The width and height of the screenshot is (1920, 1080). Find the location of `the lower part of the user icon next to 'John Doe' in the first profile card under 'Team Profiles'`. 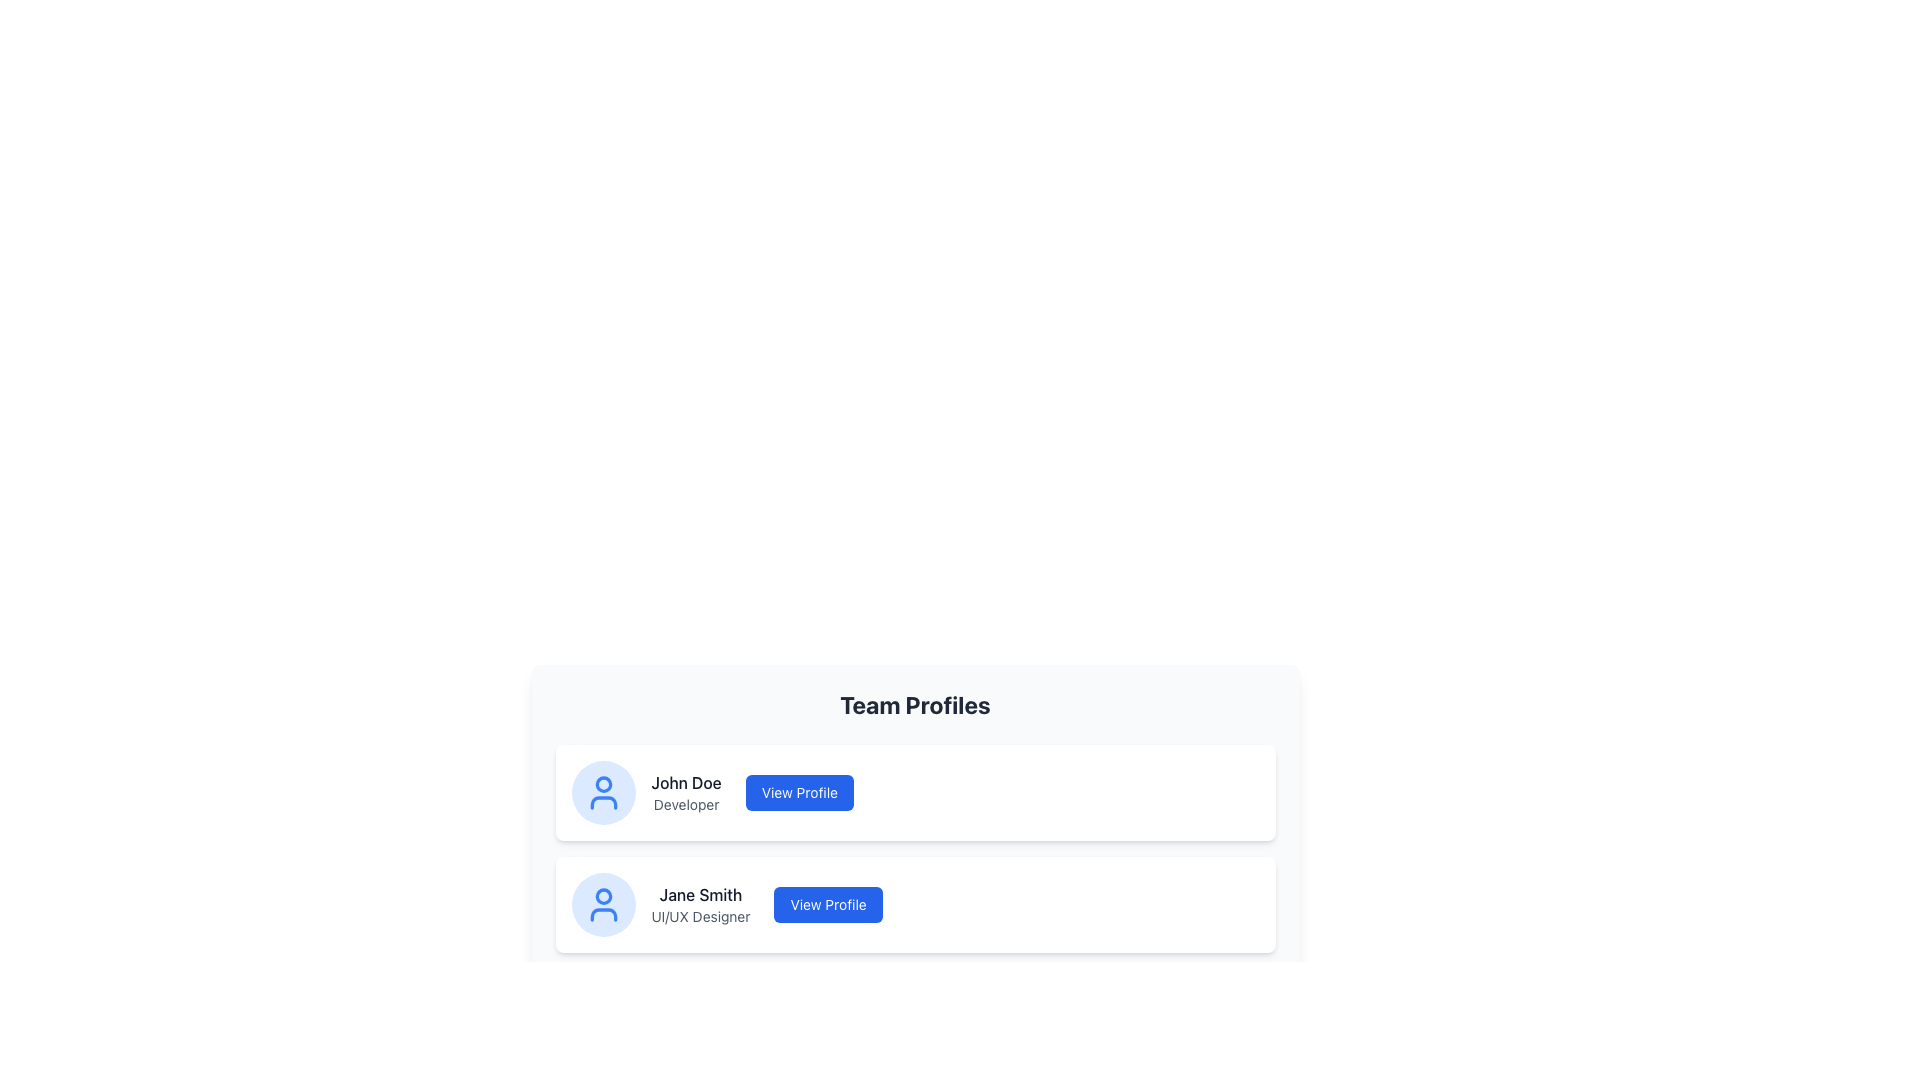

the lower part of the user icon next to 'John Doe' in the first profile card under 'Team Profiles' is located at coordinates (602, 801).